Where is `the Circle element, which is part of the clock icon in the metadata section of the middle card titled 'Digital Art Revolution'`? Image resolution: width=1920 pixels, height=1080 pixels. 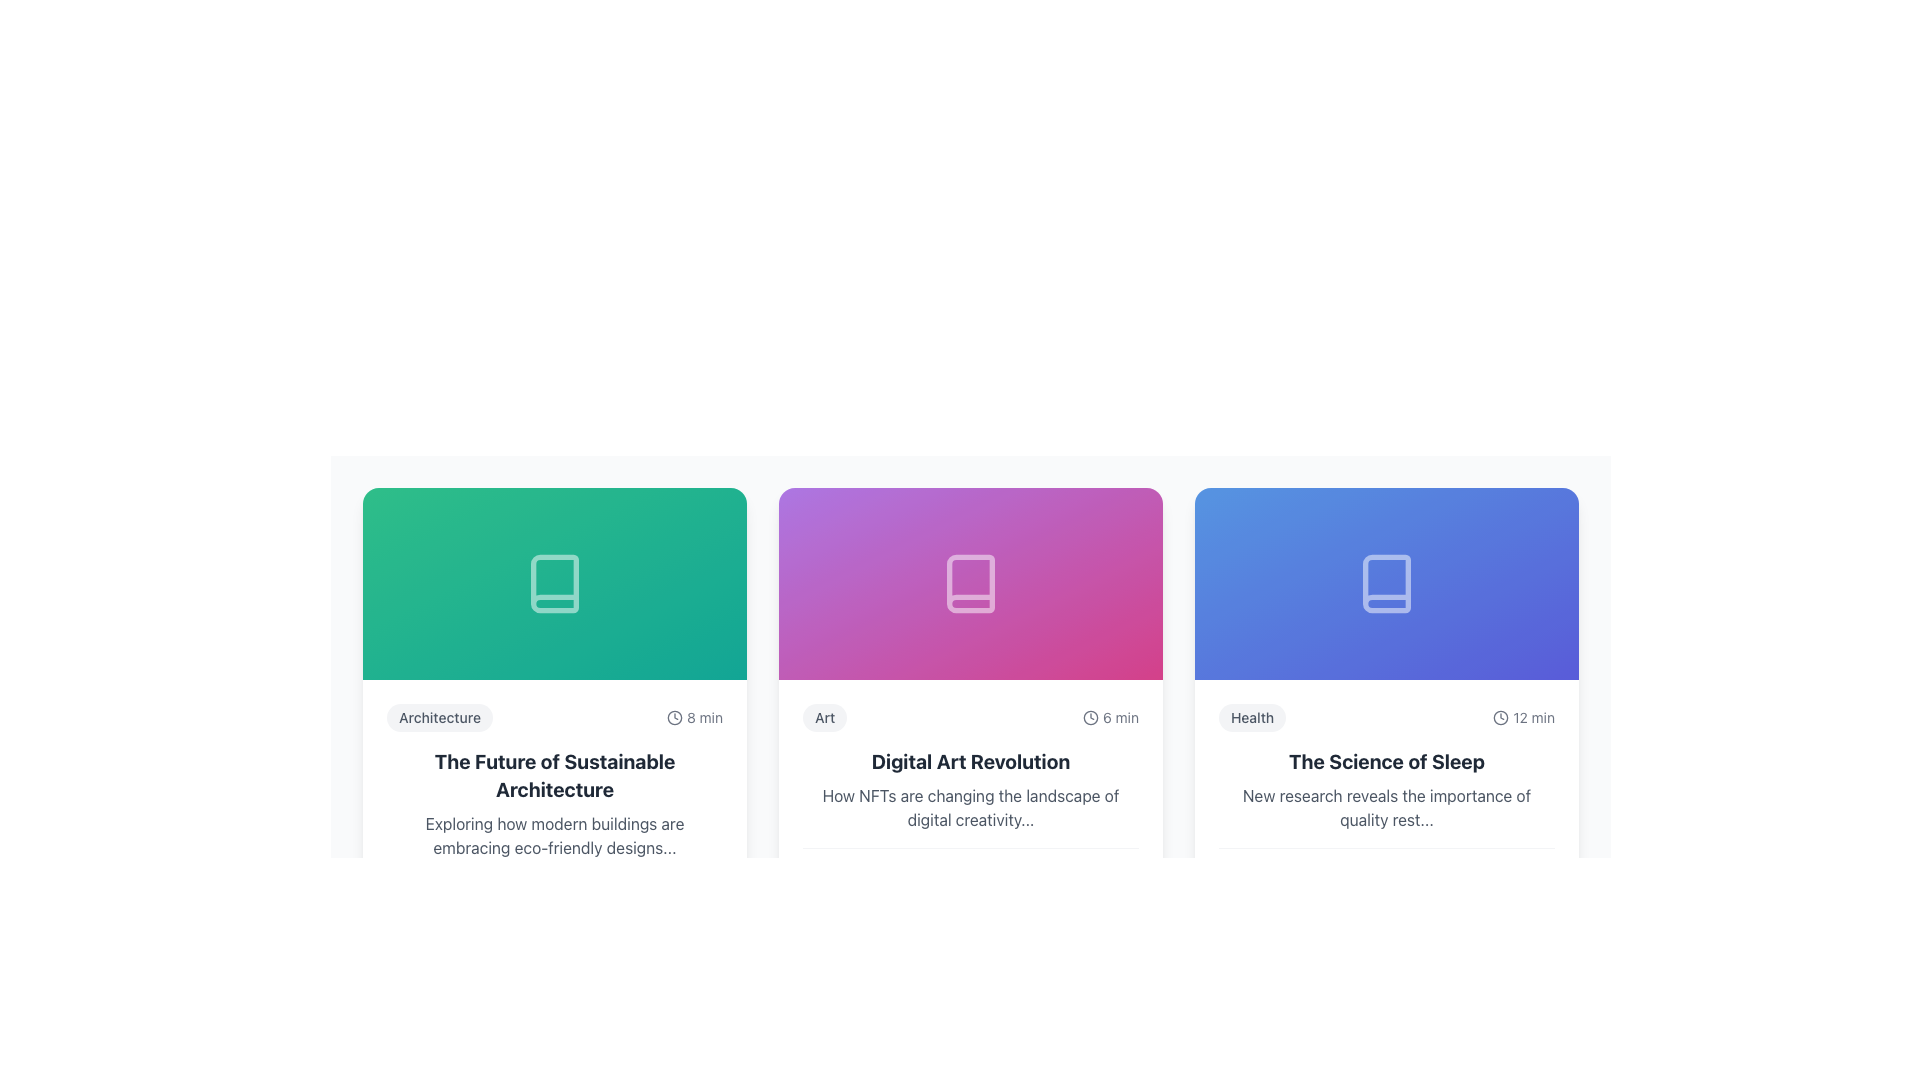 the Circle element, which is part of the clock icon in the metadata section of the middle card titled 'Digital Art Revolution' is located at coordinates (1090, 716).